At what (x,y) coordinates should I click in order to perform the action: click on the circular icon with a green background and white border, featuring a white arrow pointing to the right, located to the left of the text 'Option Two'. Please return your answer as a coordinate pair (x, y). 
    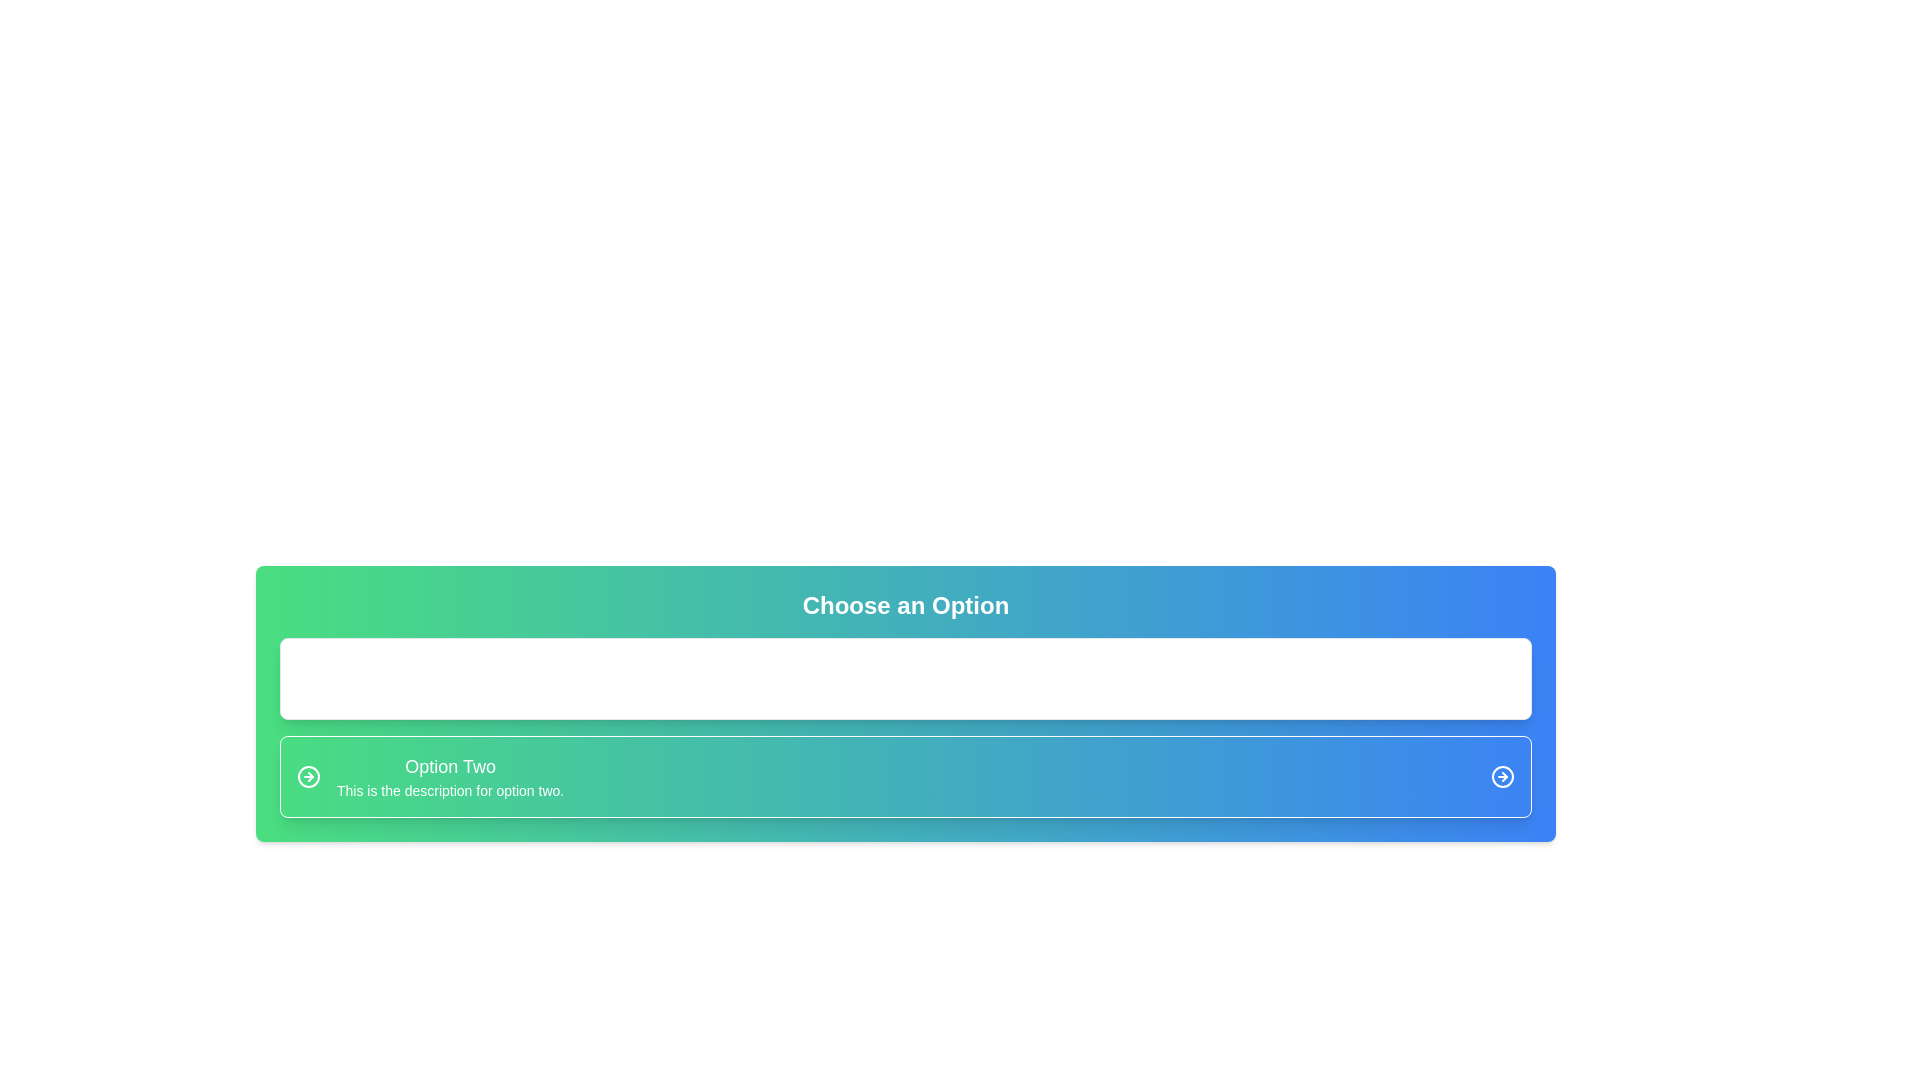
    Looking at the image, I should click on (307, 775).